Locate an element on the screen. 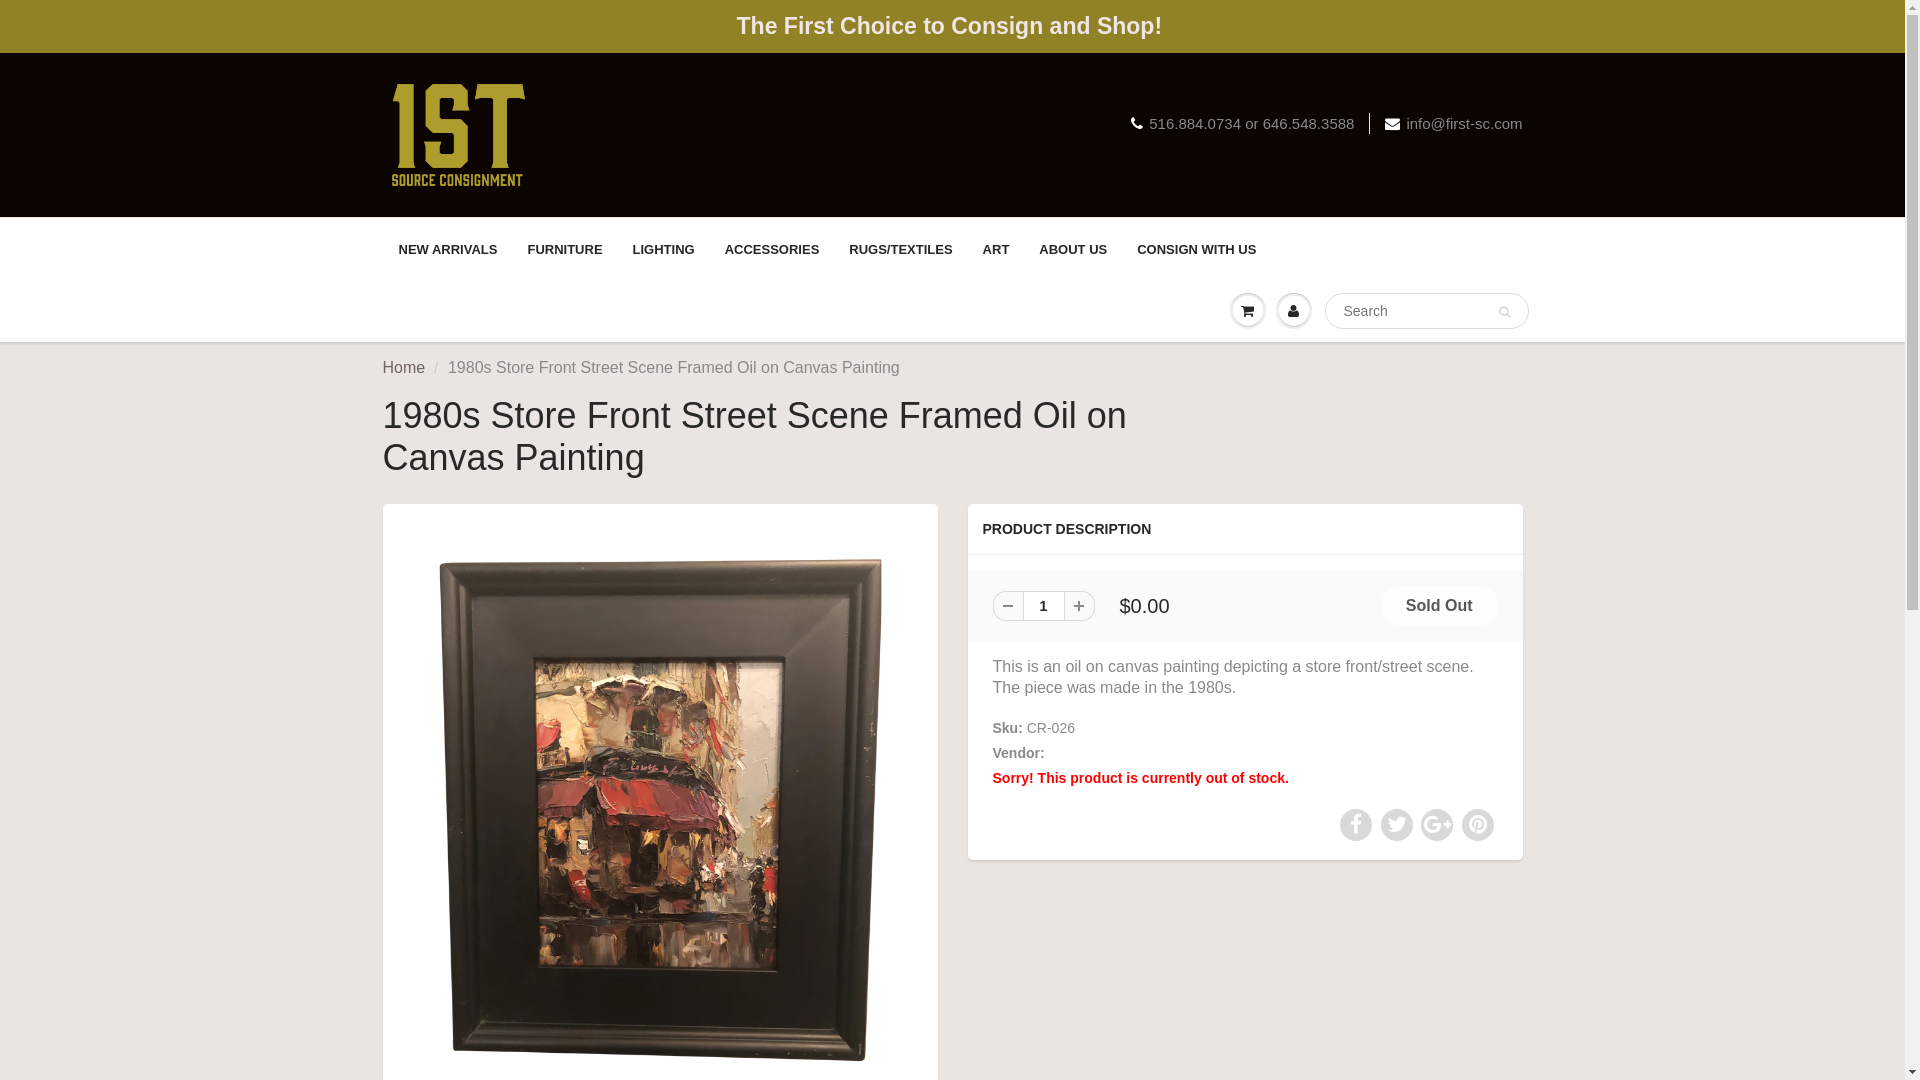  'Search' is located at coordinates (1504, 312).